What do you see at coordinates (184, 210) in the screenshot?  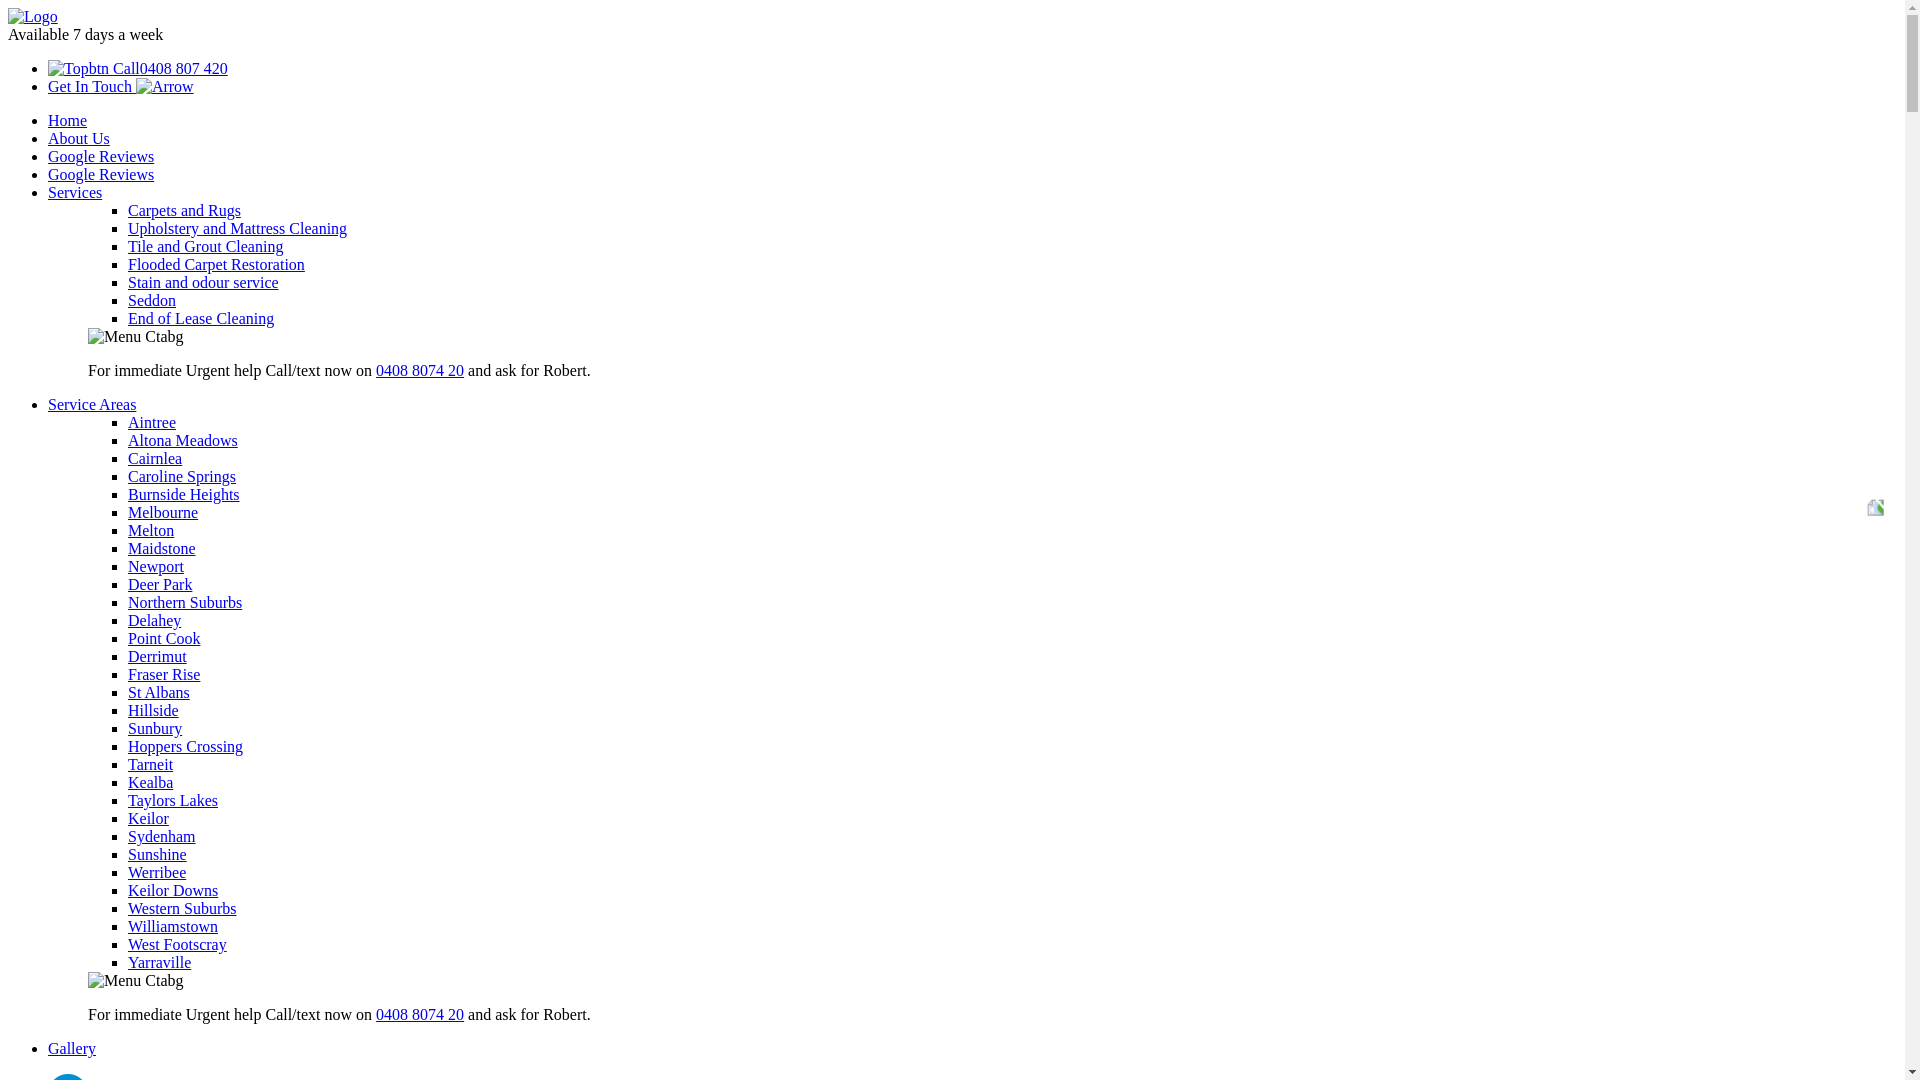 I see `'Carpets and Rugs'` at bounding box center [184, 210].